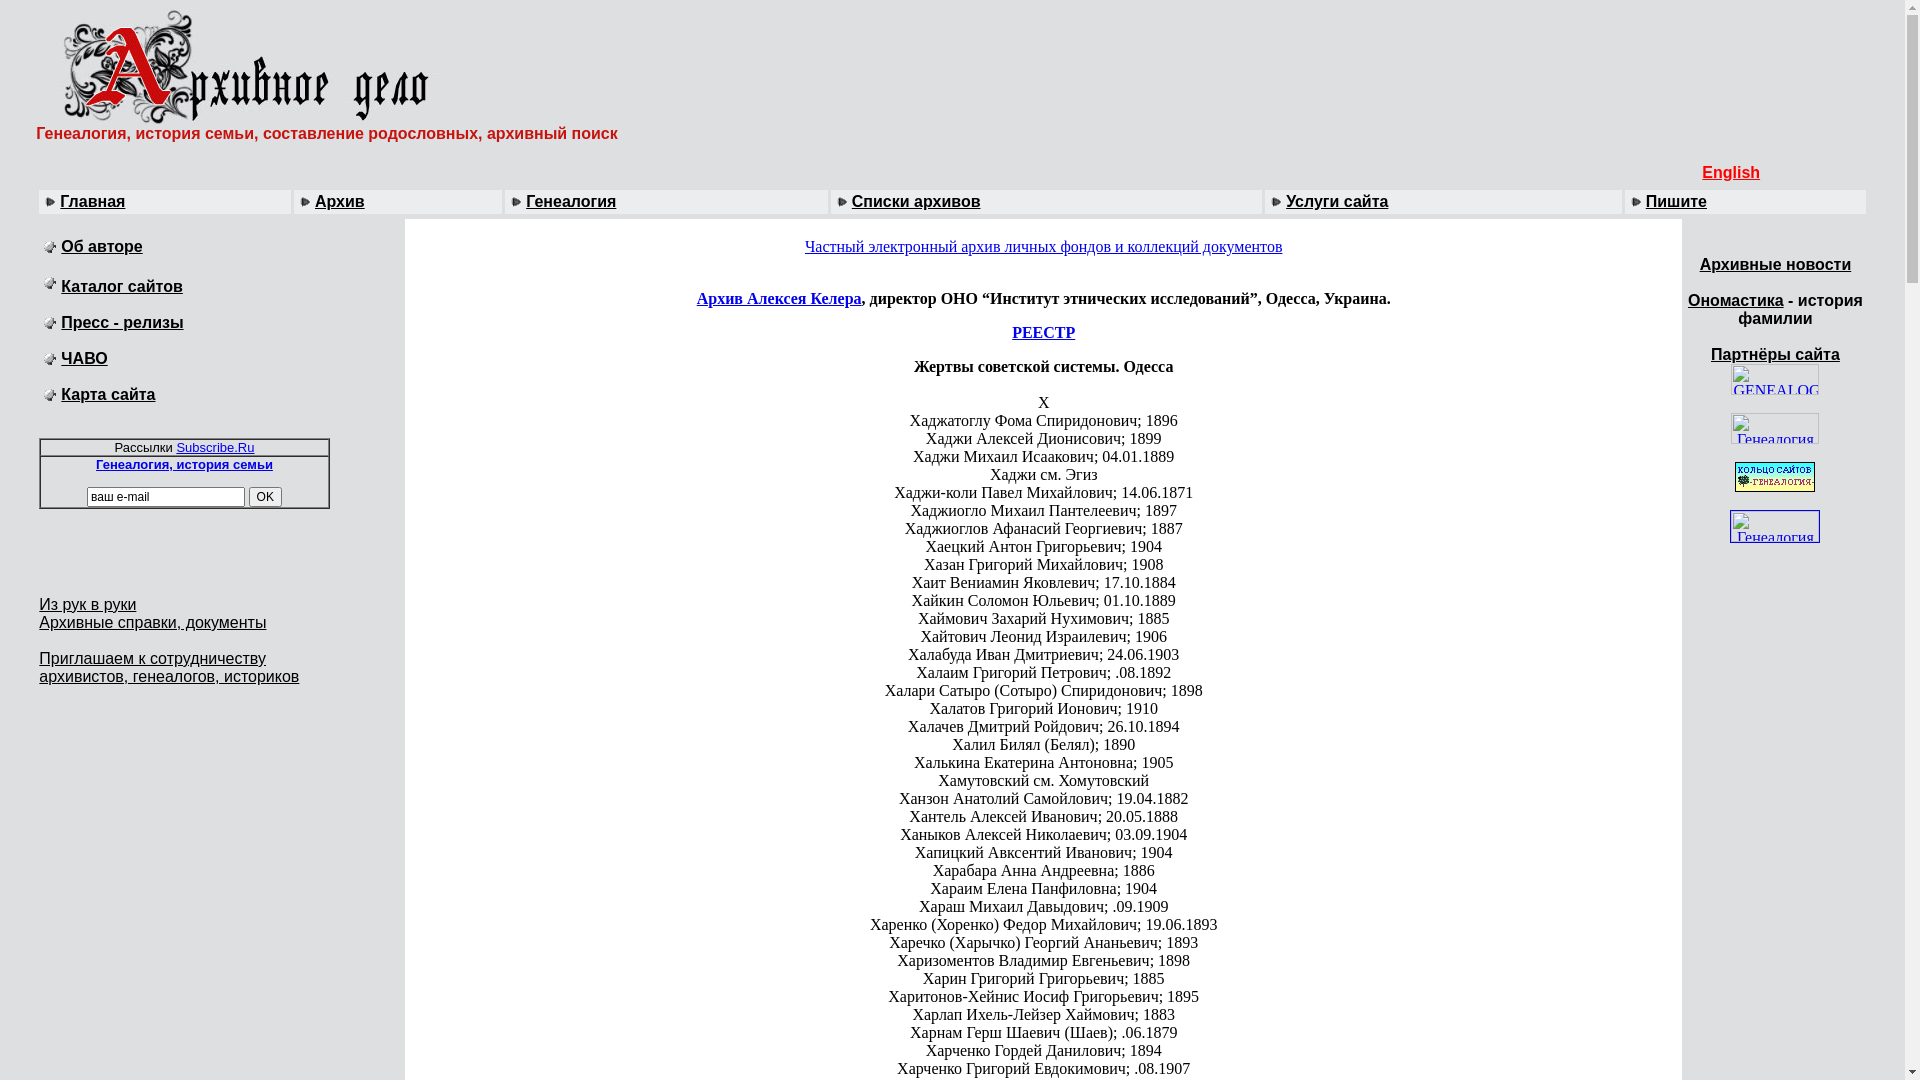  Describe the element at coordinates (215, 446) in the screenshot. I see `'Subscribe.Ru'` at that location.